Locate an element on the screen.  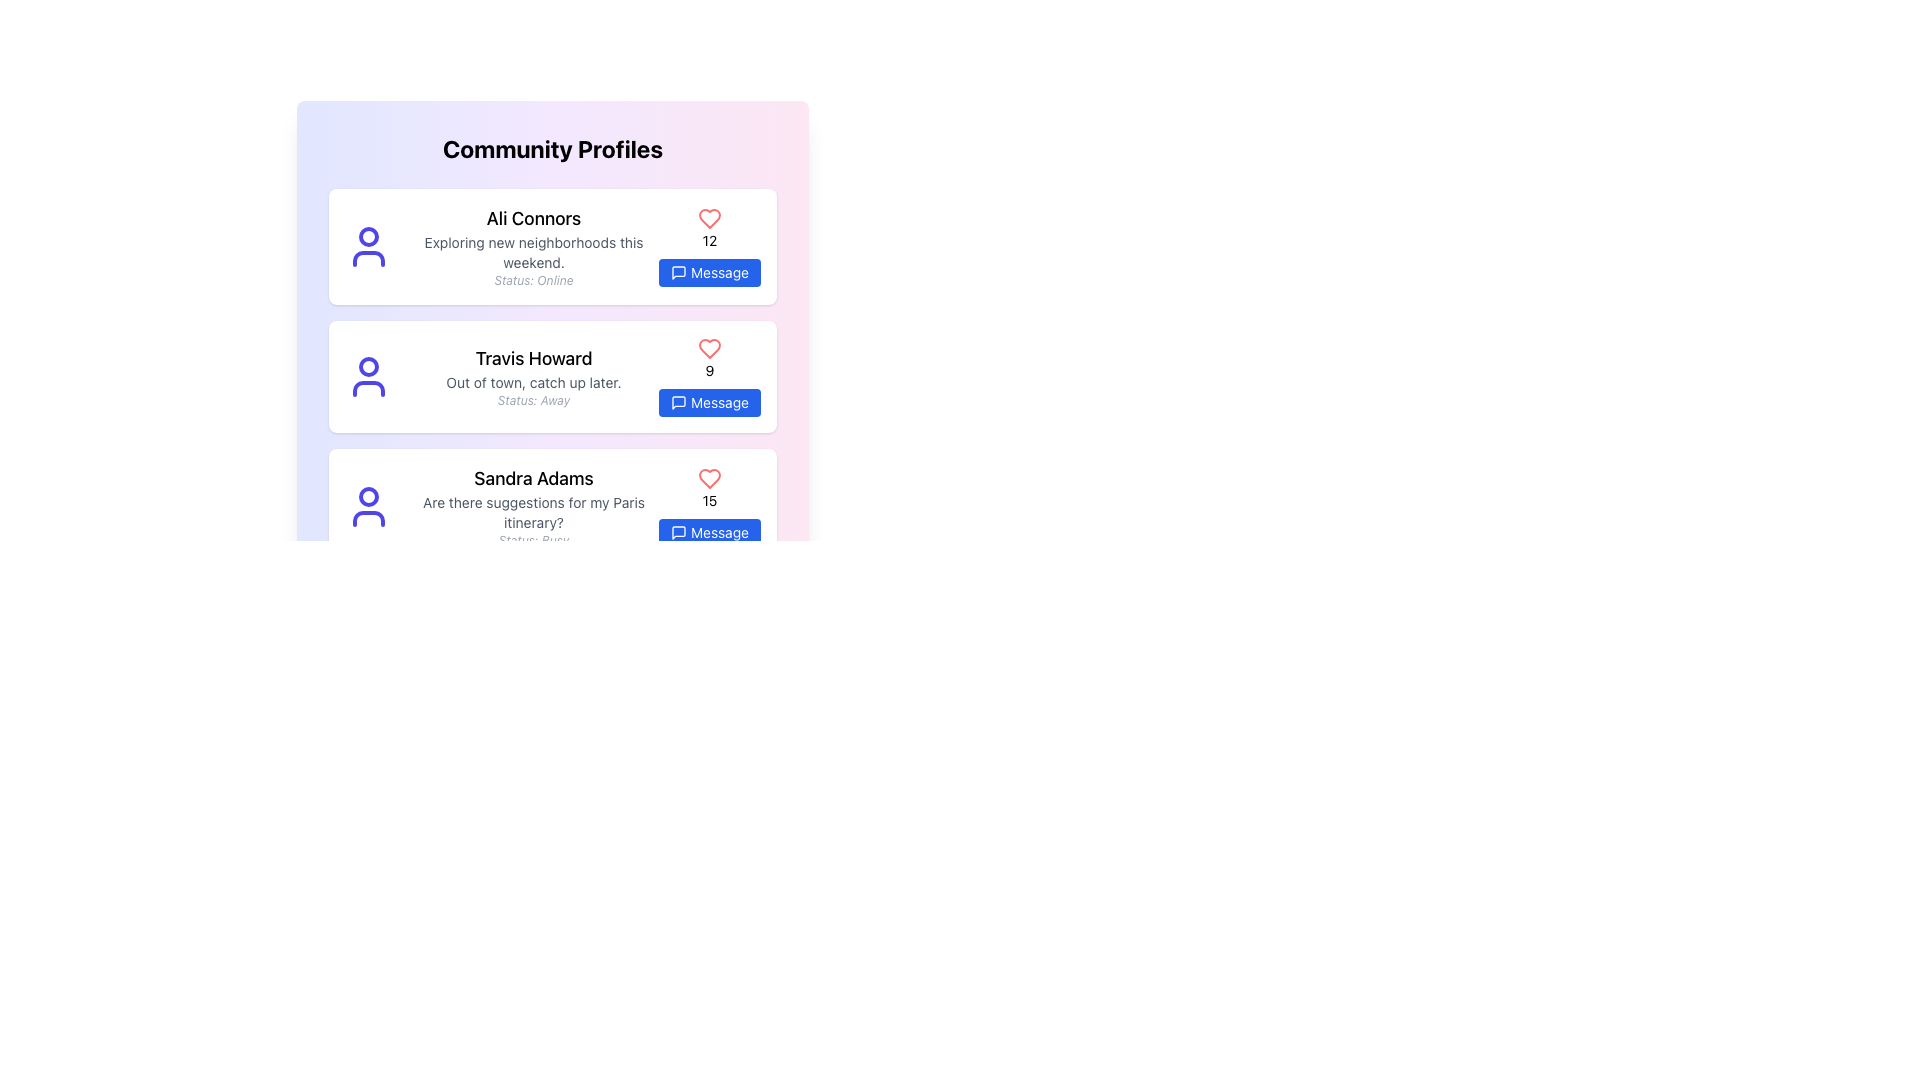
the 'Message' button, which is a rectangular button with rounded corners, blue background, white text, and a speech bubble icon, located in the second profile card at the lower-right adjacent to the likes count is located at coordinates (710, 402).